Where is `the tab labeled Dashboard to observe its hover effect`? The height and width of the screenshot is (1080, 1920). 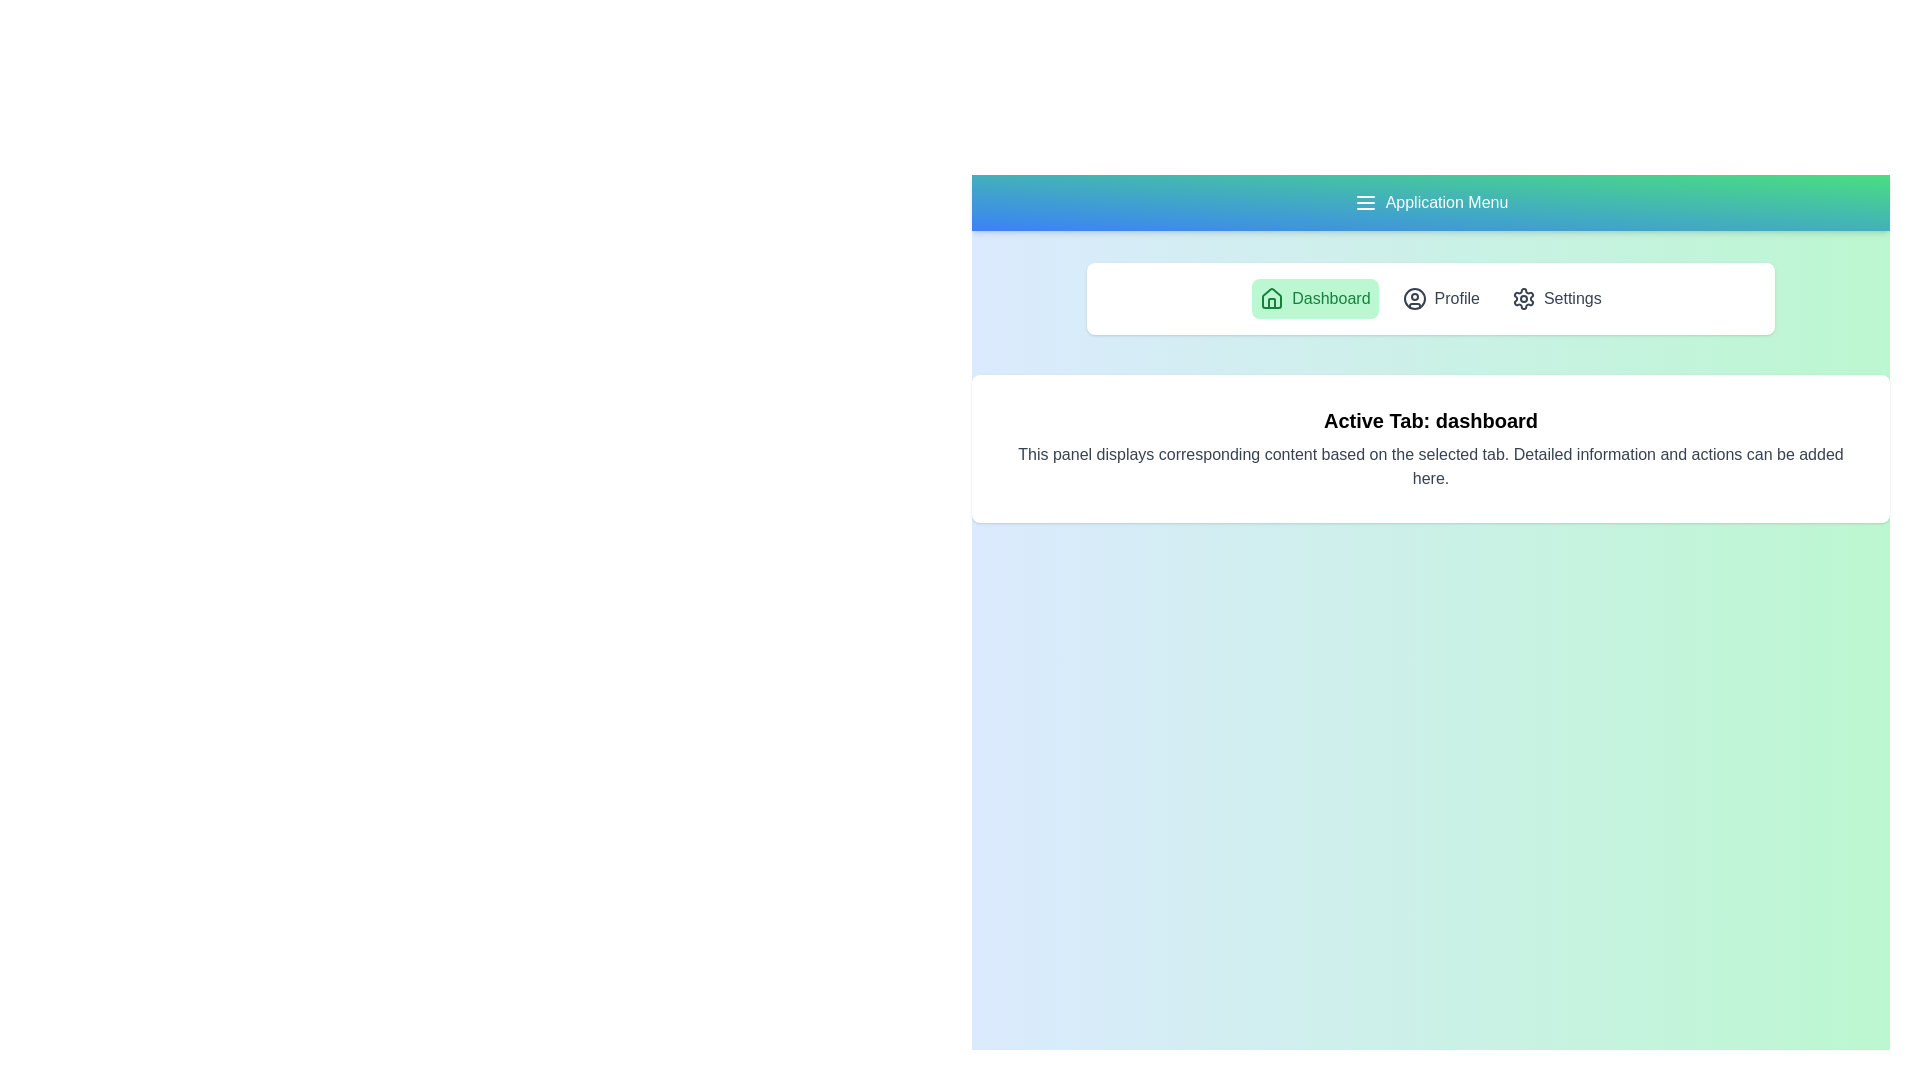
the tab labeled Dashboard to observe its hover effect is located at coordinates (1315, 299).